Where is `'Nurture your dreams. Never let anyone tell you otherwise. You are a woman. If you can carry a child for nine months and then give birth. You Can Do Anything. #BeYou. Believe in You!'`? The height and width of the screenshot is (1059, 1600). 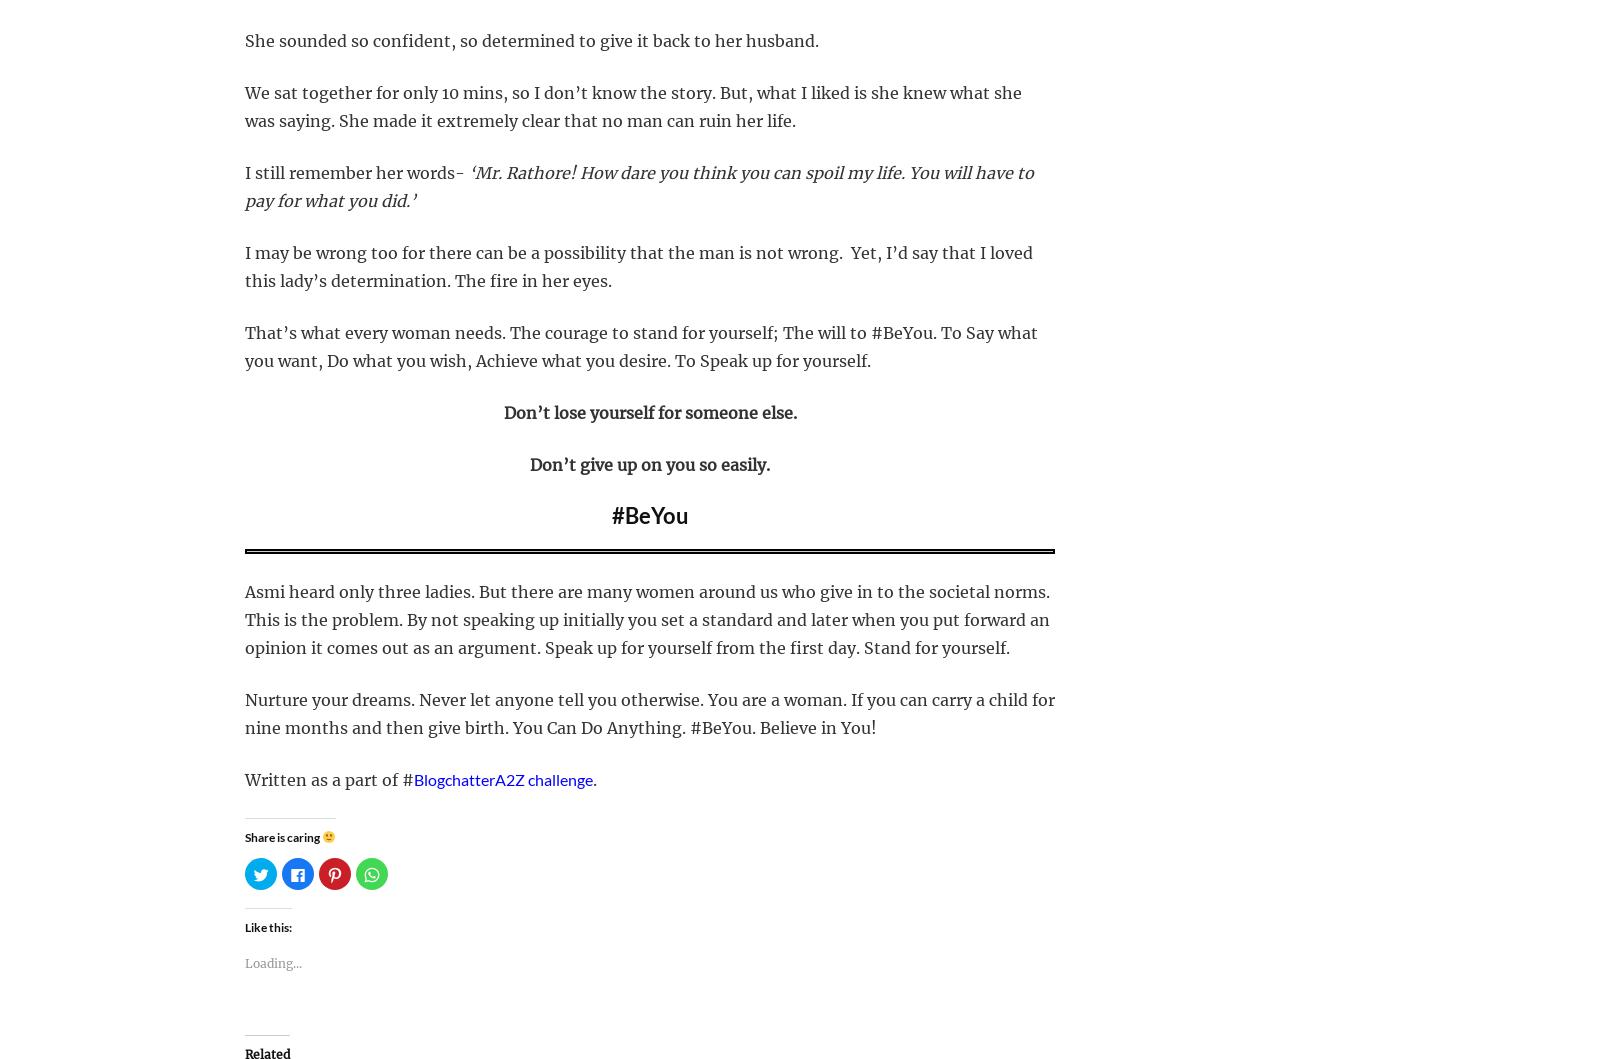
'Nurture your dreams. Never let anyone tell you otherwise. You are a woman. If you can carry a child for nine months and then give birth. You Can Do Anything. #BeYou. Believe in You!' is located at coordinates (244, 713).